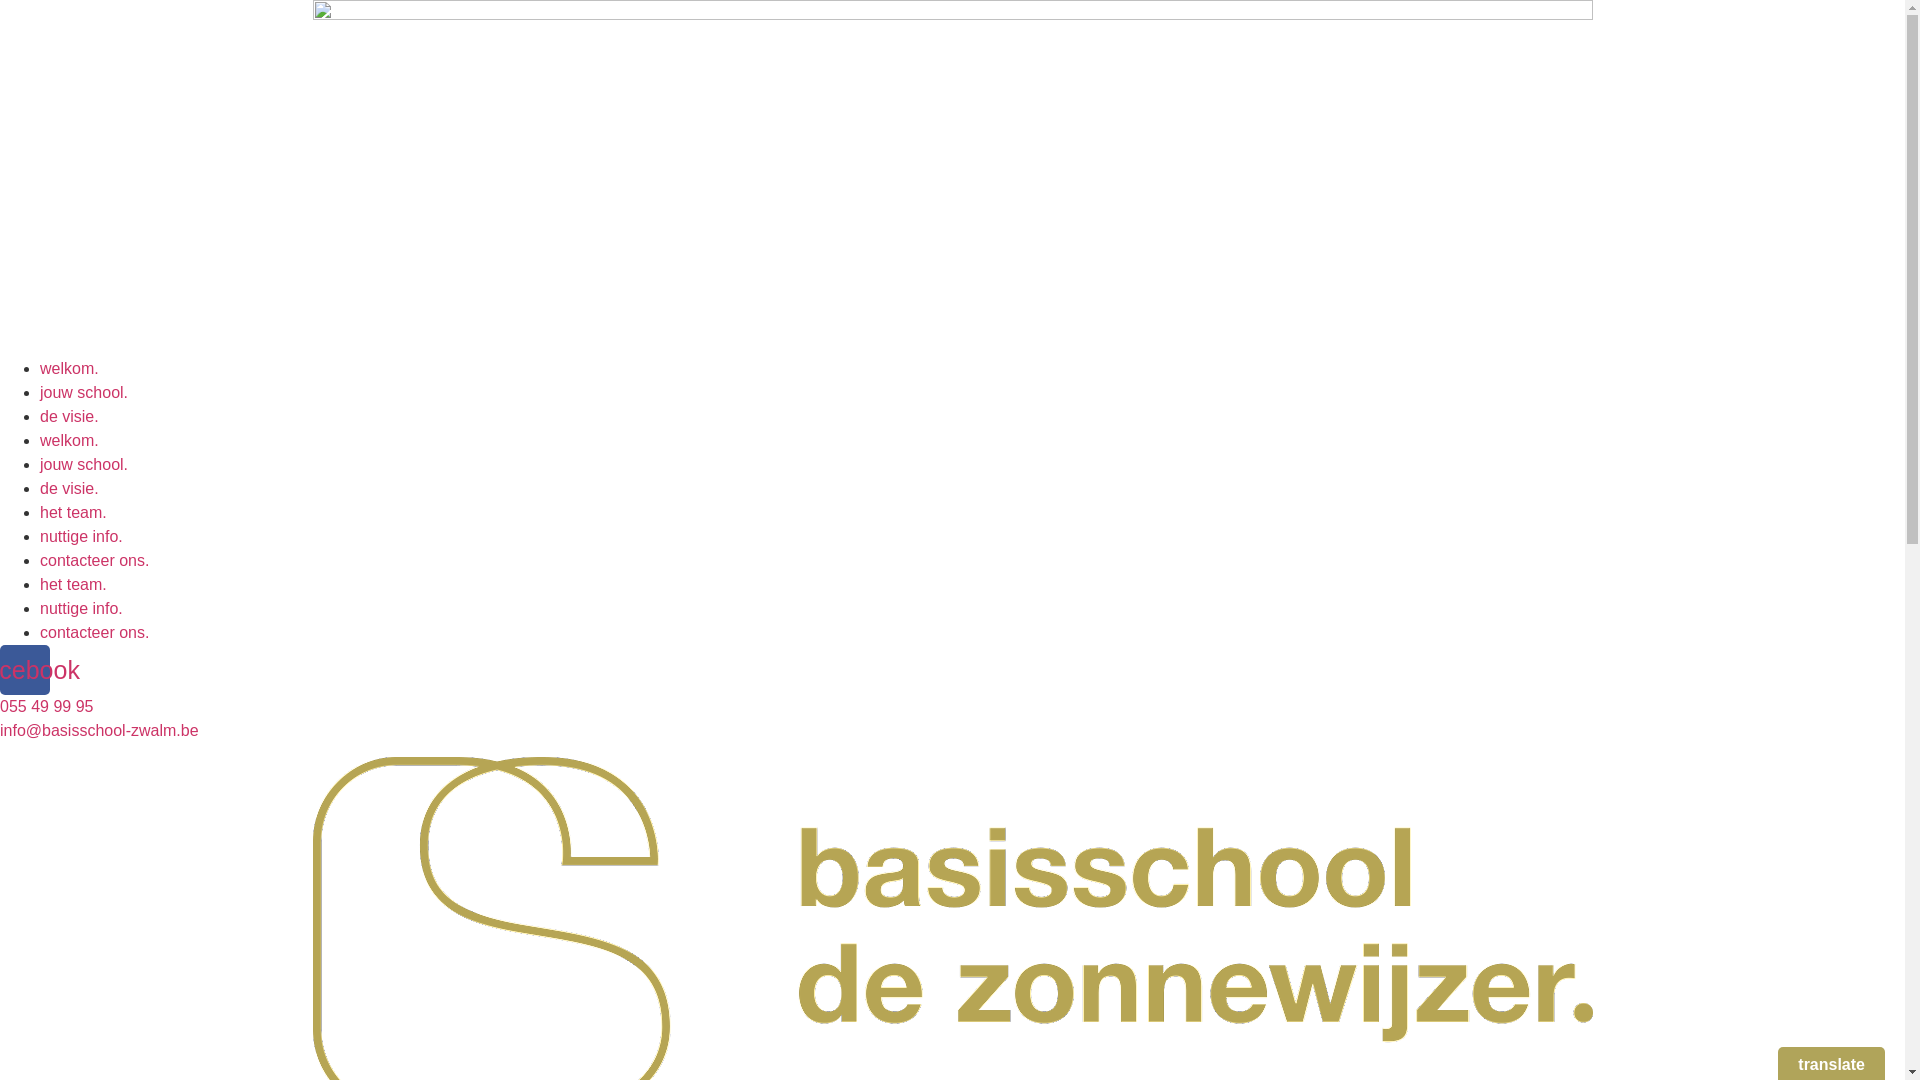  Describe the element at coordinates (46, 705) in the screenshot. I see `'055 49 99 95'` at that location.